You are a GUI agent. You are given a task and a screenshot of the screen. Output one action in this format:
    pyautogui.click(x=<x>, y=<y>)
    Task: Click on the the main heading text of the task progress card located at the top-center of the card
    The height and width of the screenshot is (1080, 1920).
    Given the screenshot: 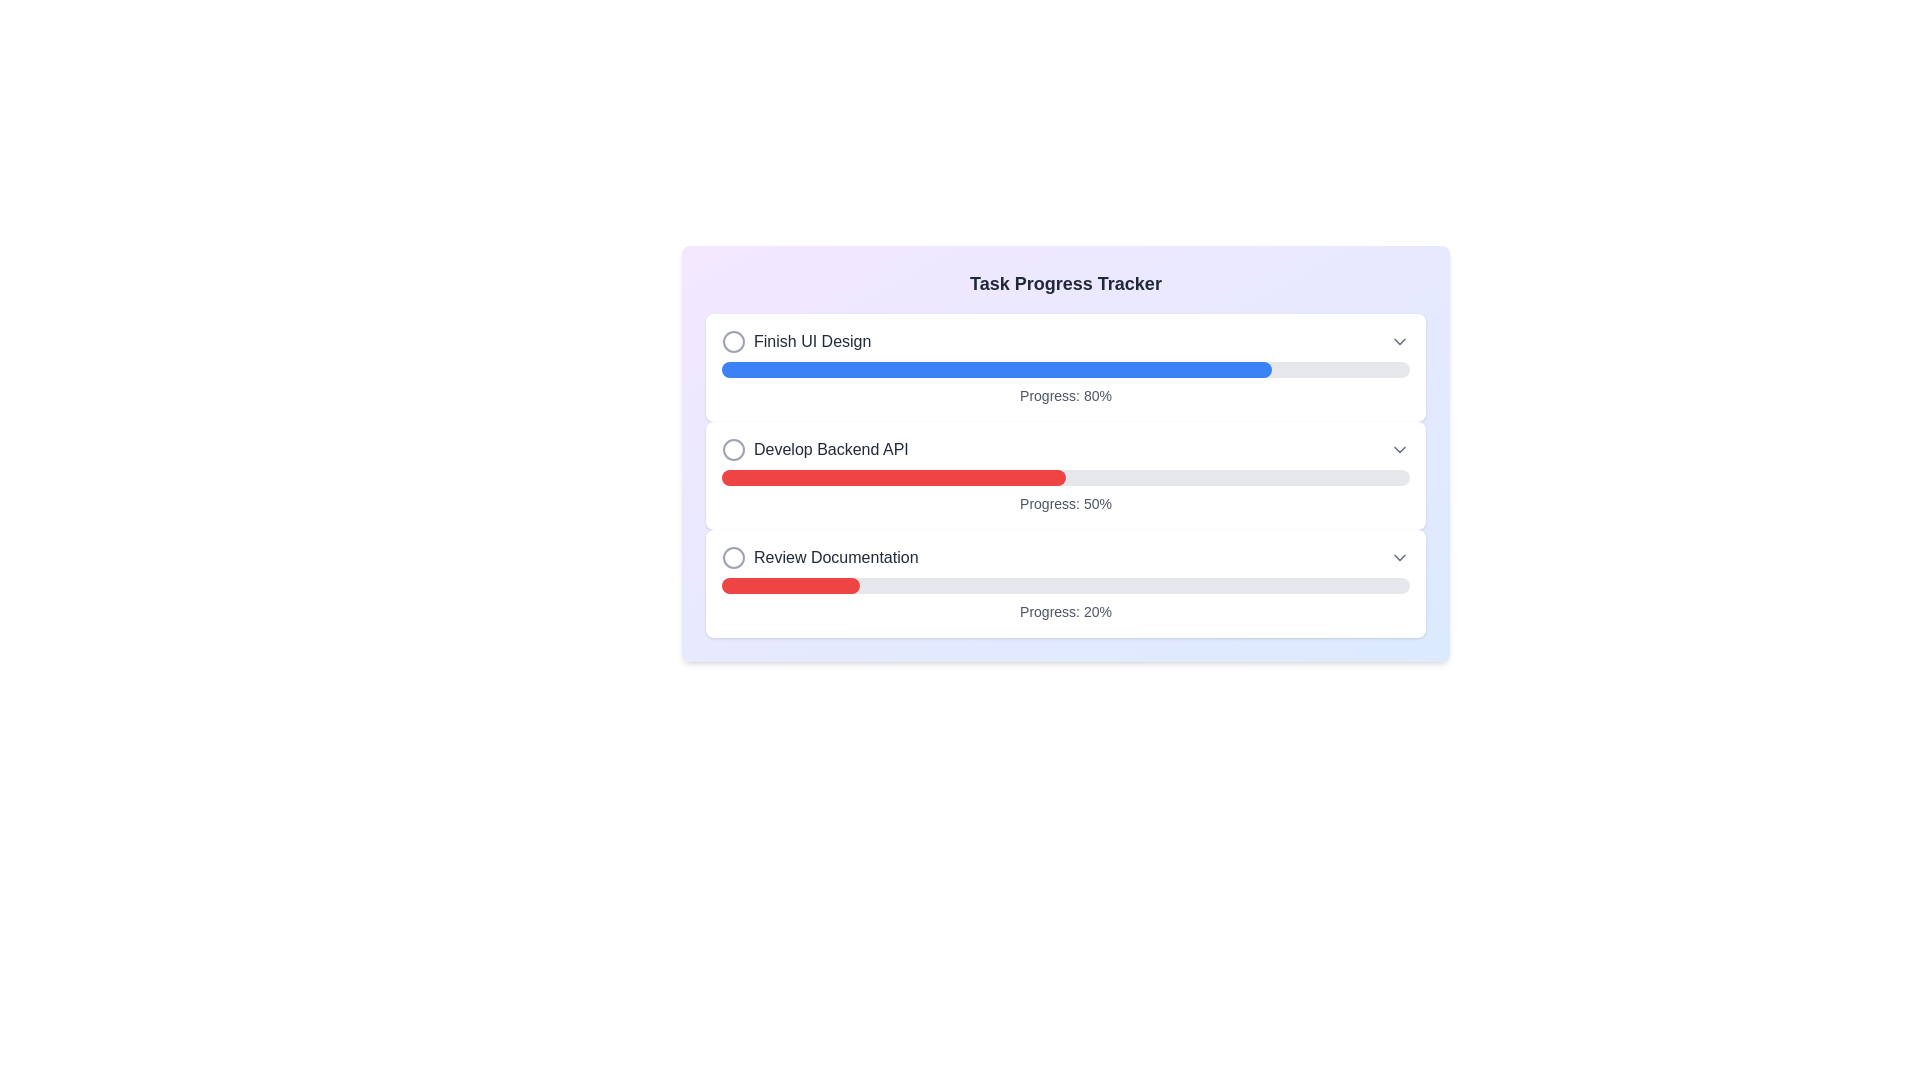 What is the action you would take?
    pyautogui.click(x=1064, y=284)
    